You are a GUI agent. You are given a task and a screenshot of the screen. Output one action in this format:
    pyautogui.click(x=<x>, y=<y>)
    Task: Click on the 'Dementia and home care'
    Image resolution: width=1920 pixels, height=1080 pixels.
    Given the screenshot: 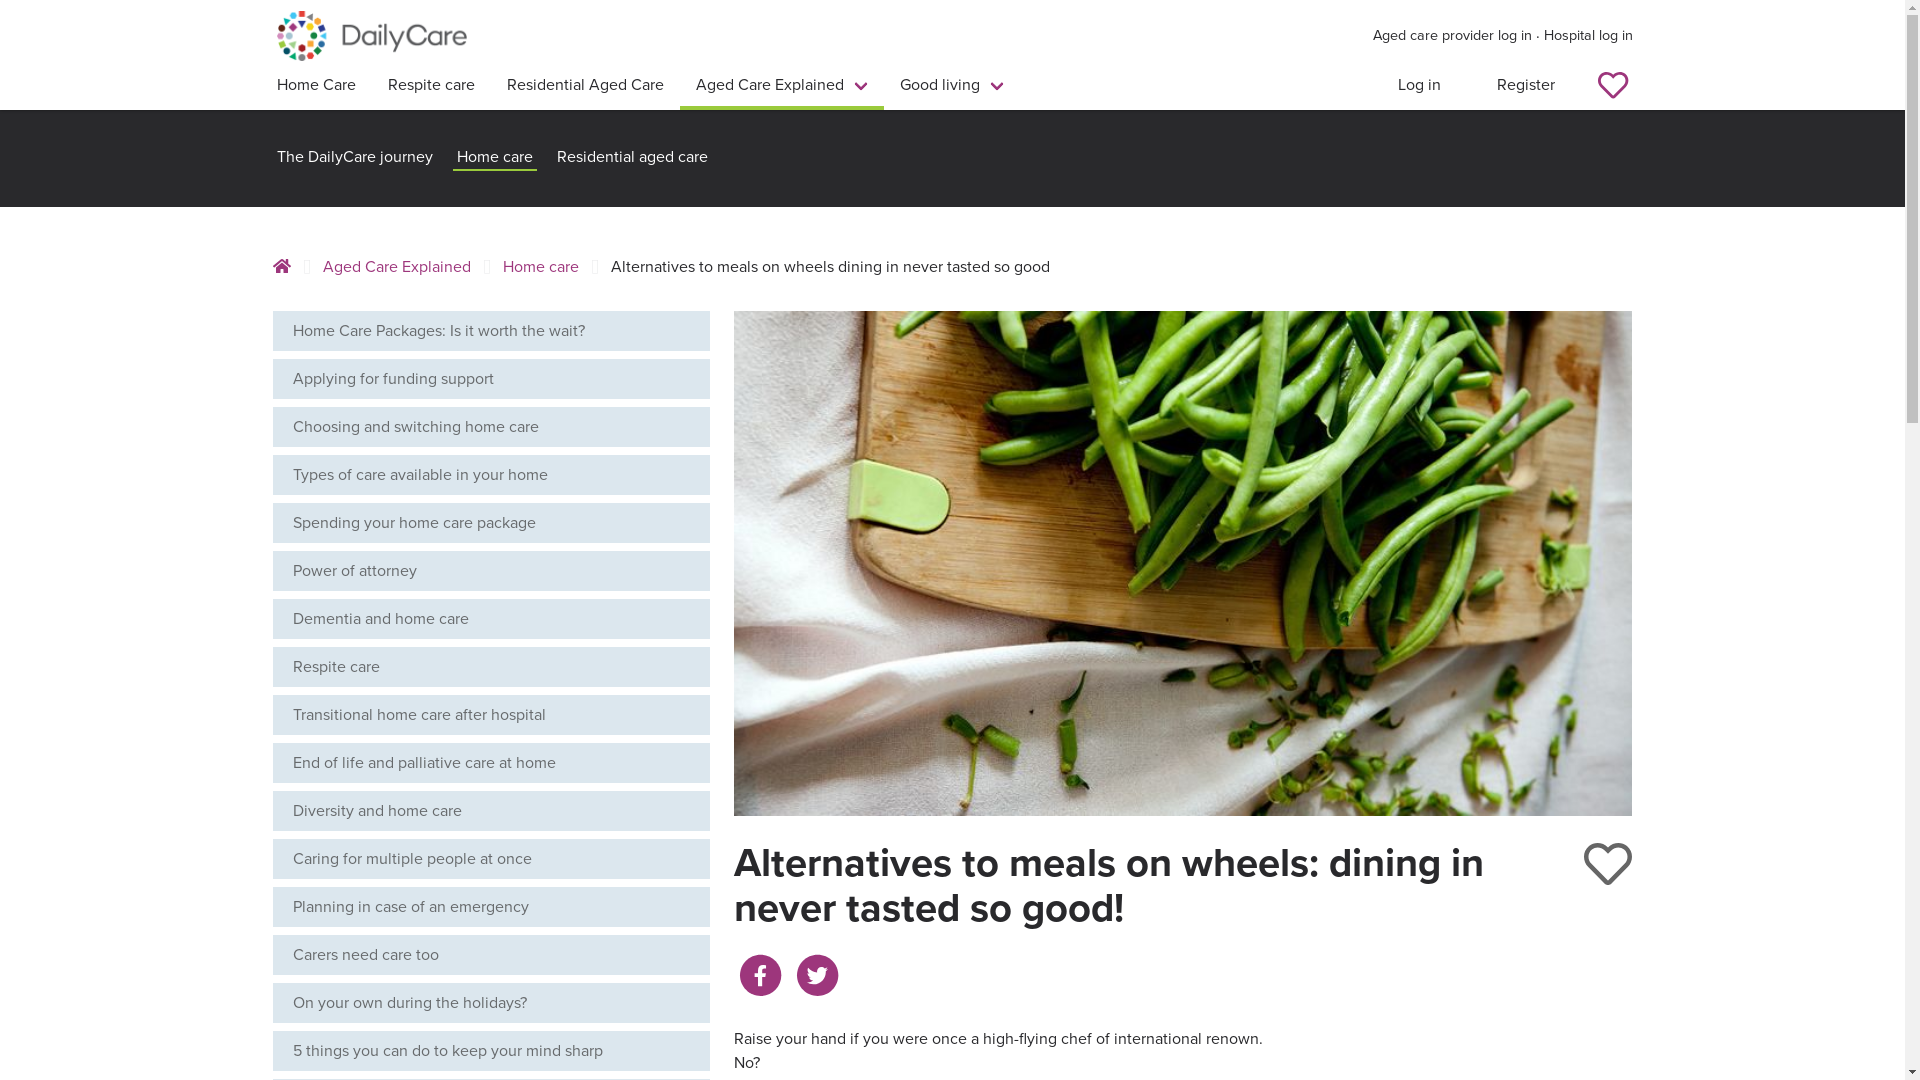 What is the action you would take?
    pyautogui.click(x=490, y=617)
    